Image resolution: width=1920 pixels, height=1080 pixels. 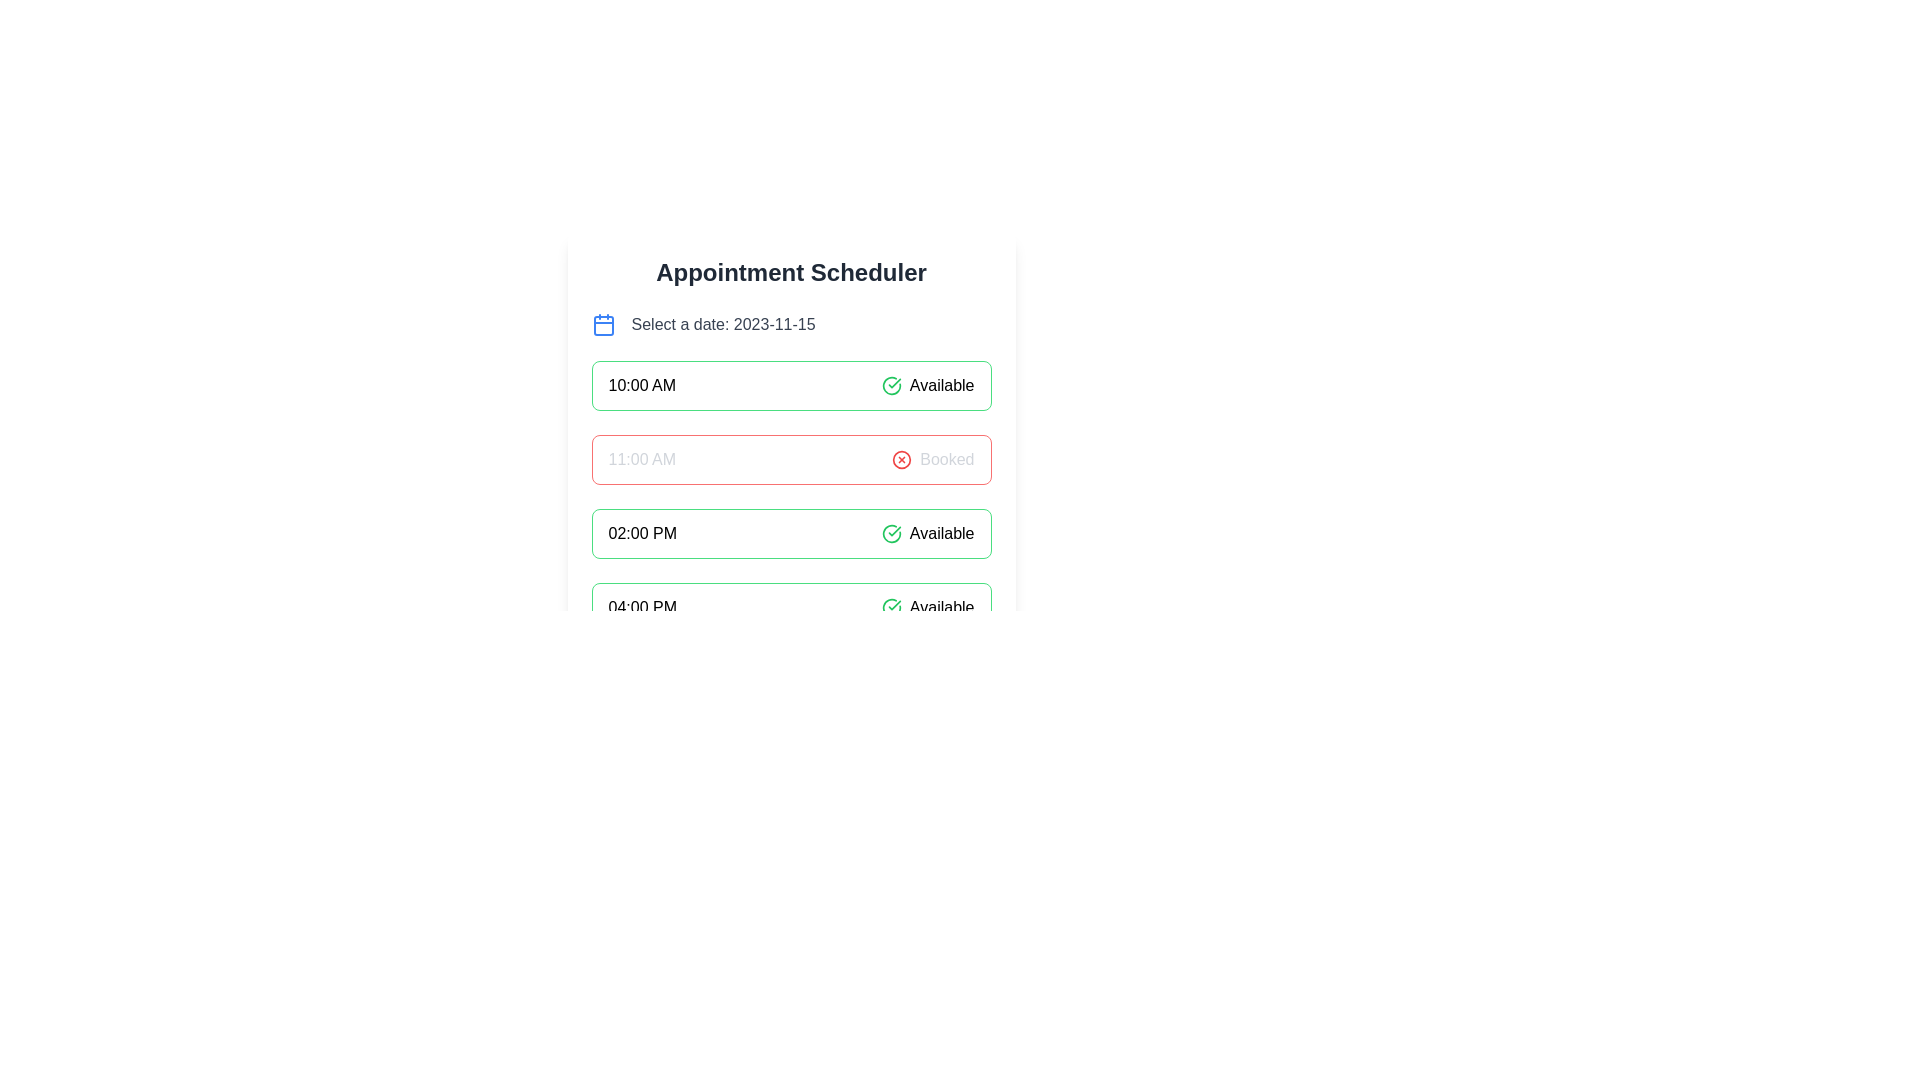 I want to click on the availability status indicator for the time slot '04:00 PM', located at the bottom-right corner next to the green checkmark icon, so click(x=926, y=607).